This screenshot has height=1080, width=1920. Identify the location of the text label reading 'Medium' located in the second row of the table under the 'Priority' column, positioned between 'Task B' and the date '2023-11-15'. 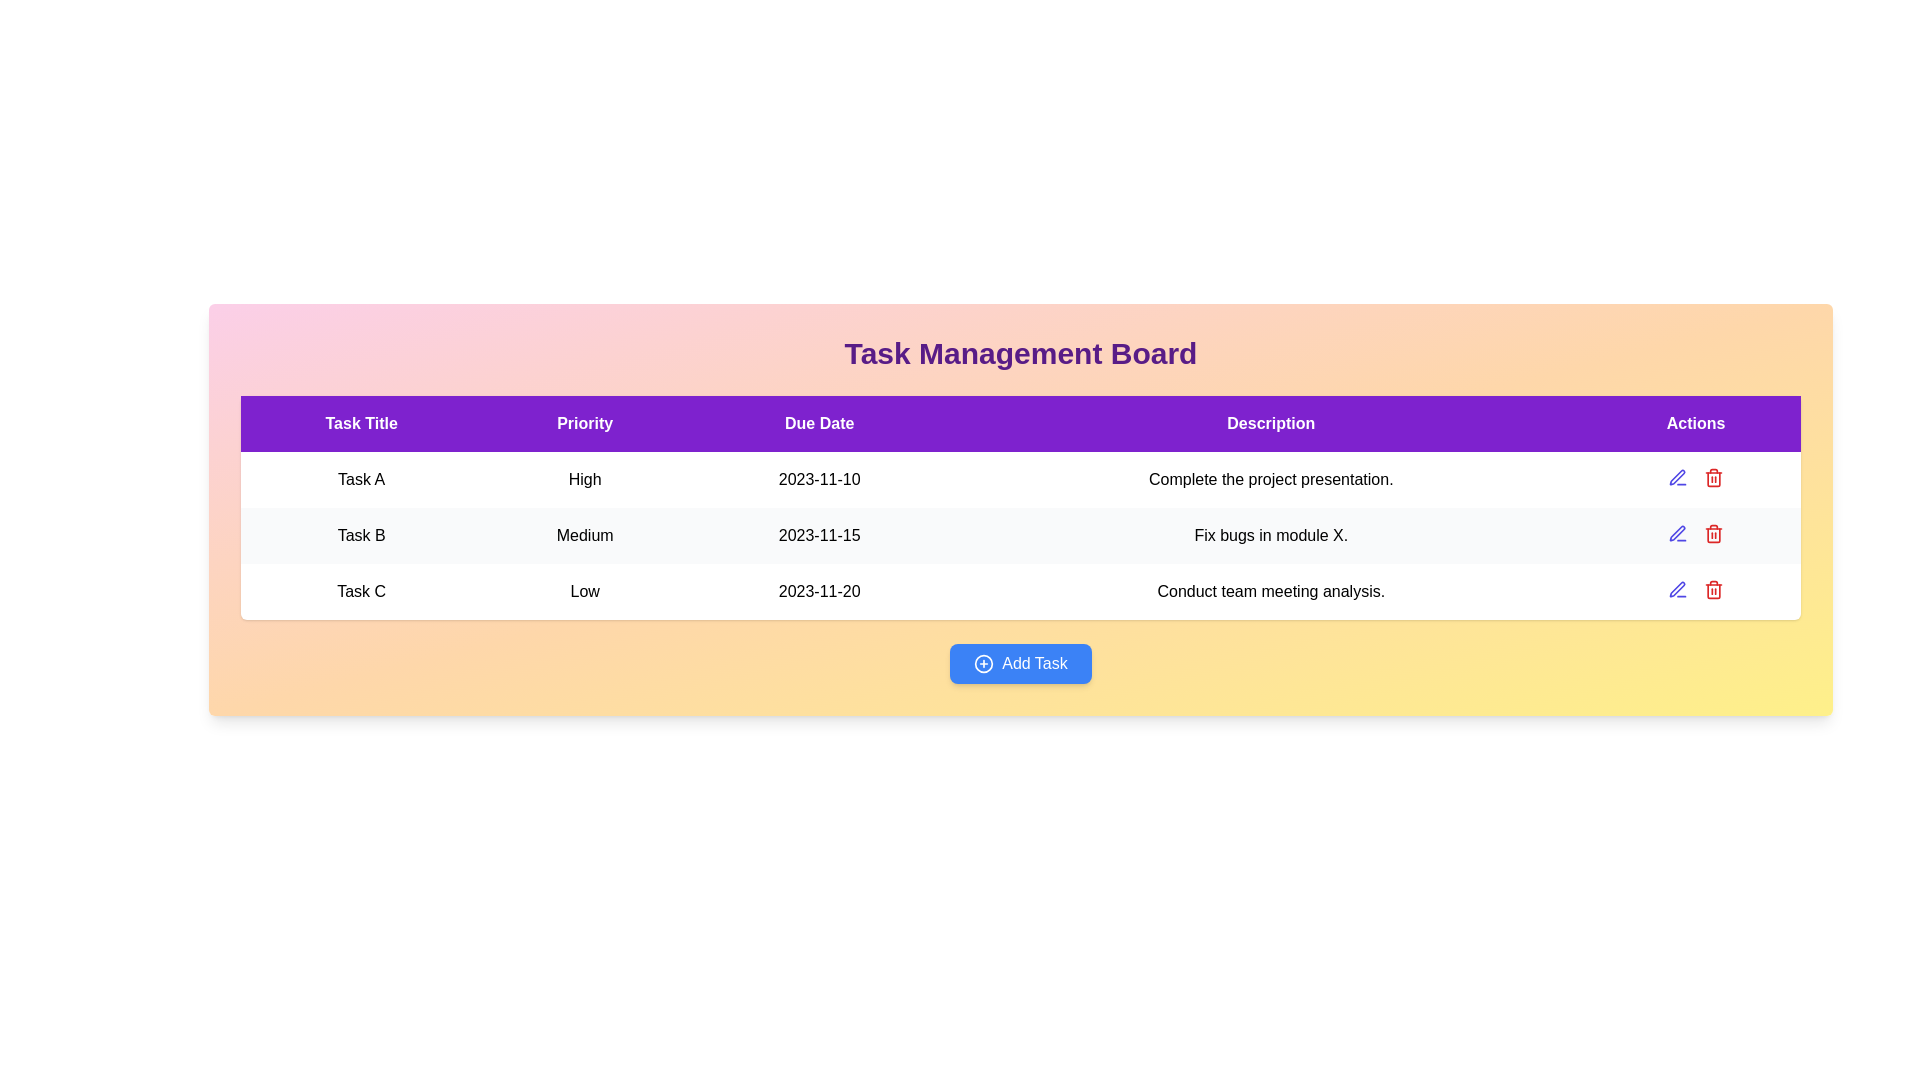
(584, 535).